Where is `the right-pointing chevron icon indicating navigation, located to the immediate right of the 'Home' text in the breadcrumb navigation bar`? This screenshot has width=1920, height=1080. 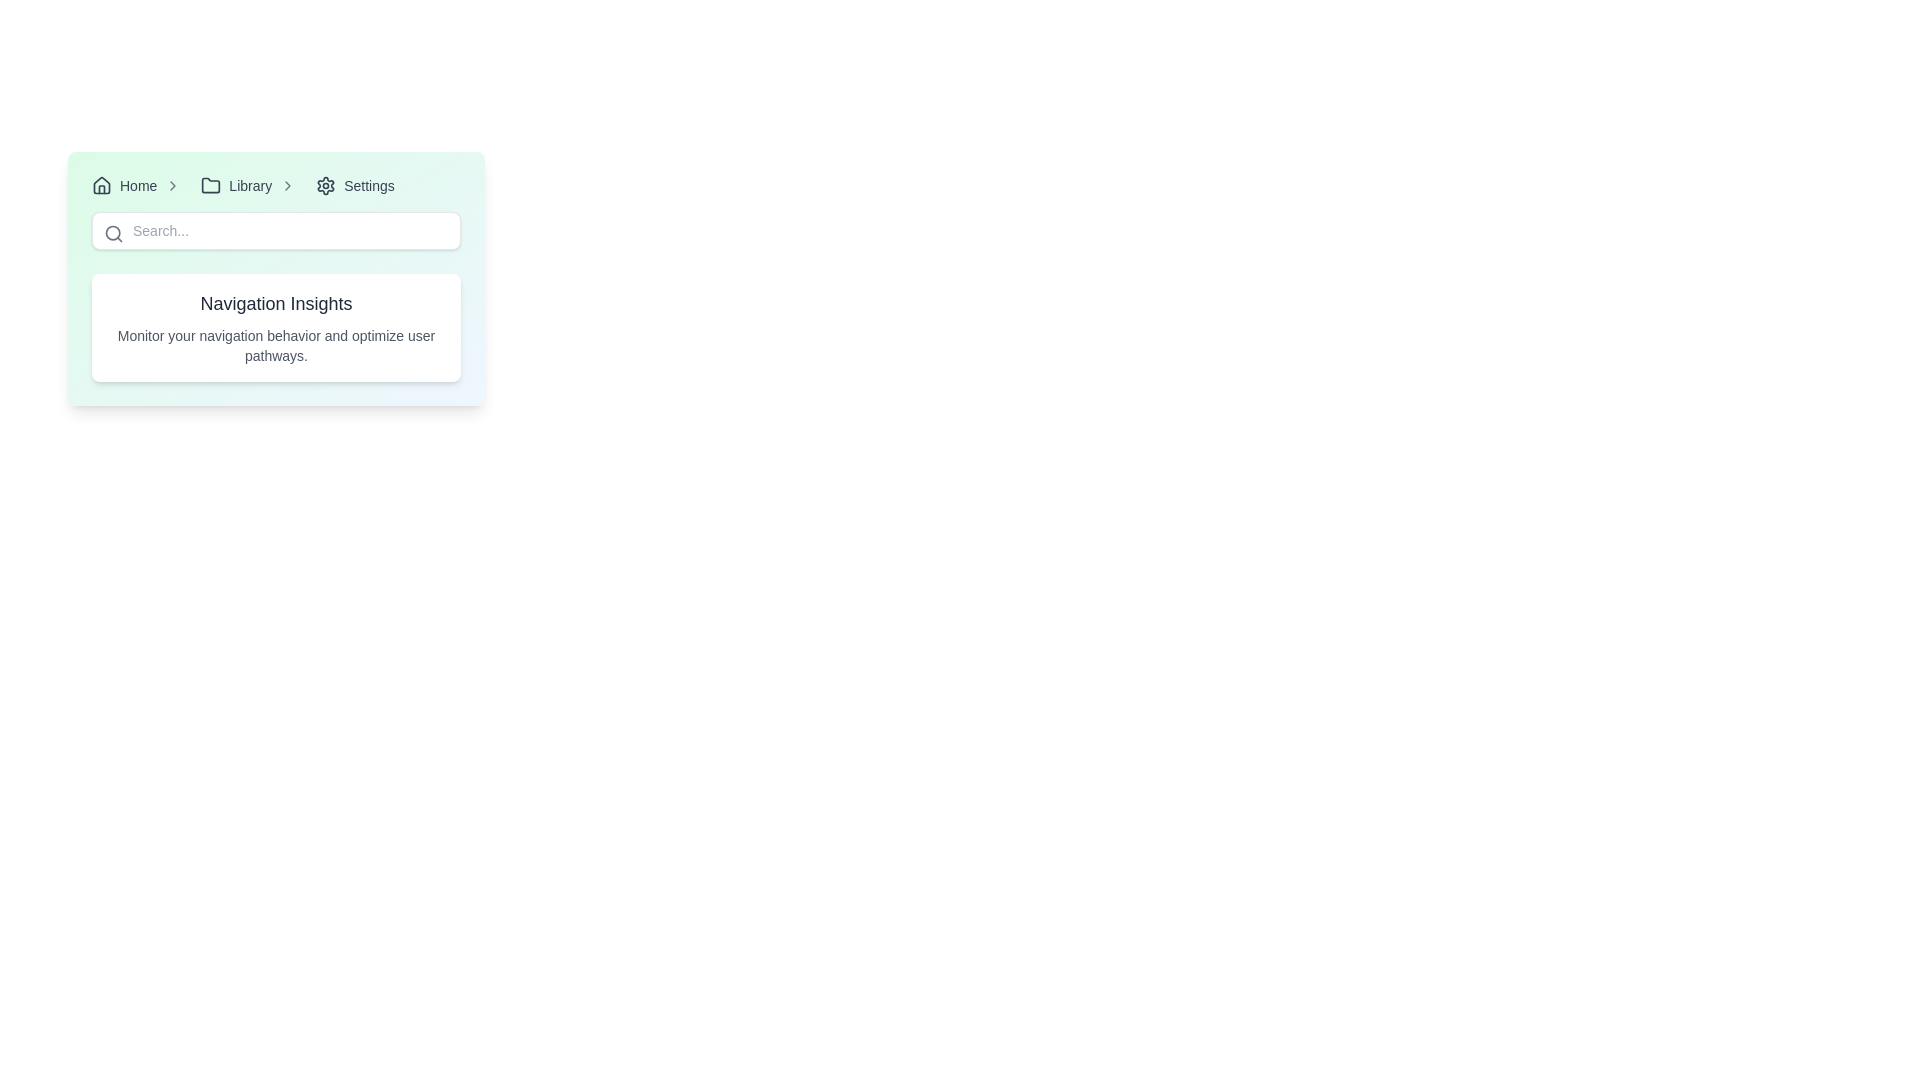 the right-pointing chevron icon indicating navigation, located to the immediate right of the 'Home' text in the breadcrumb navigation bar is located at coordinates (173, 185).